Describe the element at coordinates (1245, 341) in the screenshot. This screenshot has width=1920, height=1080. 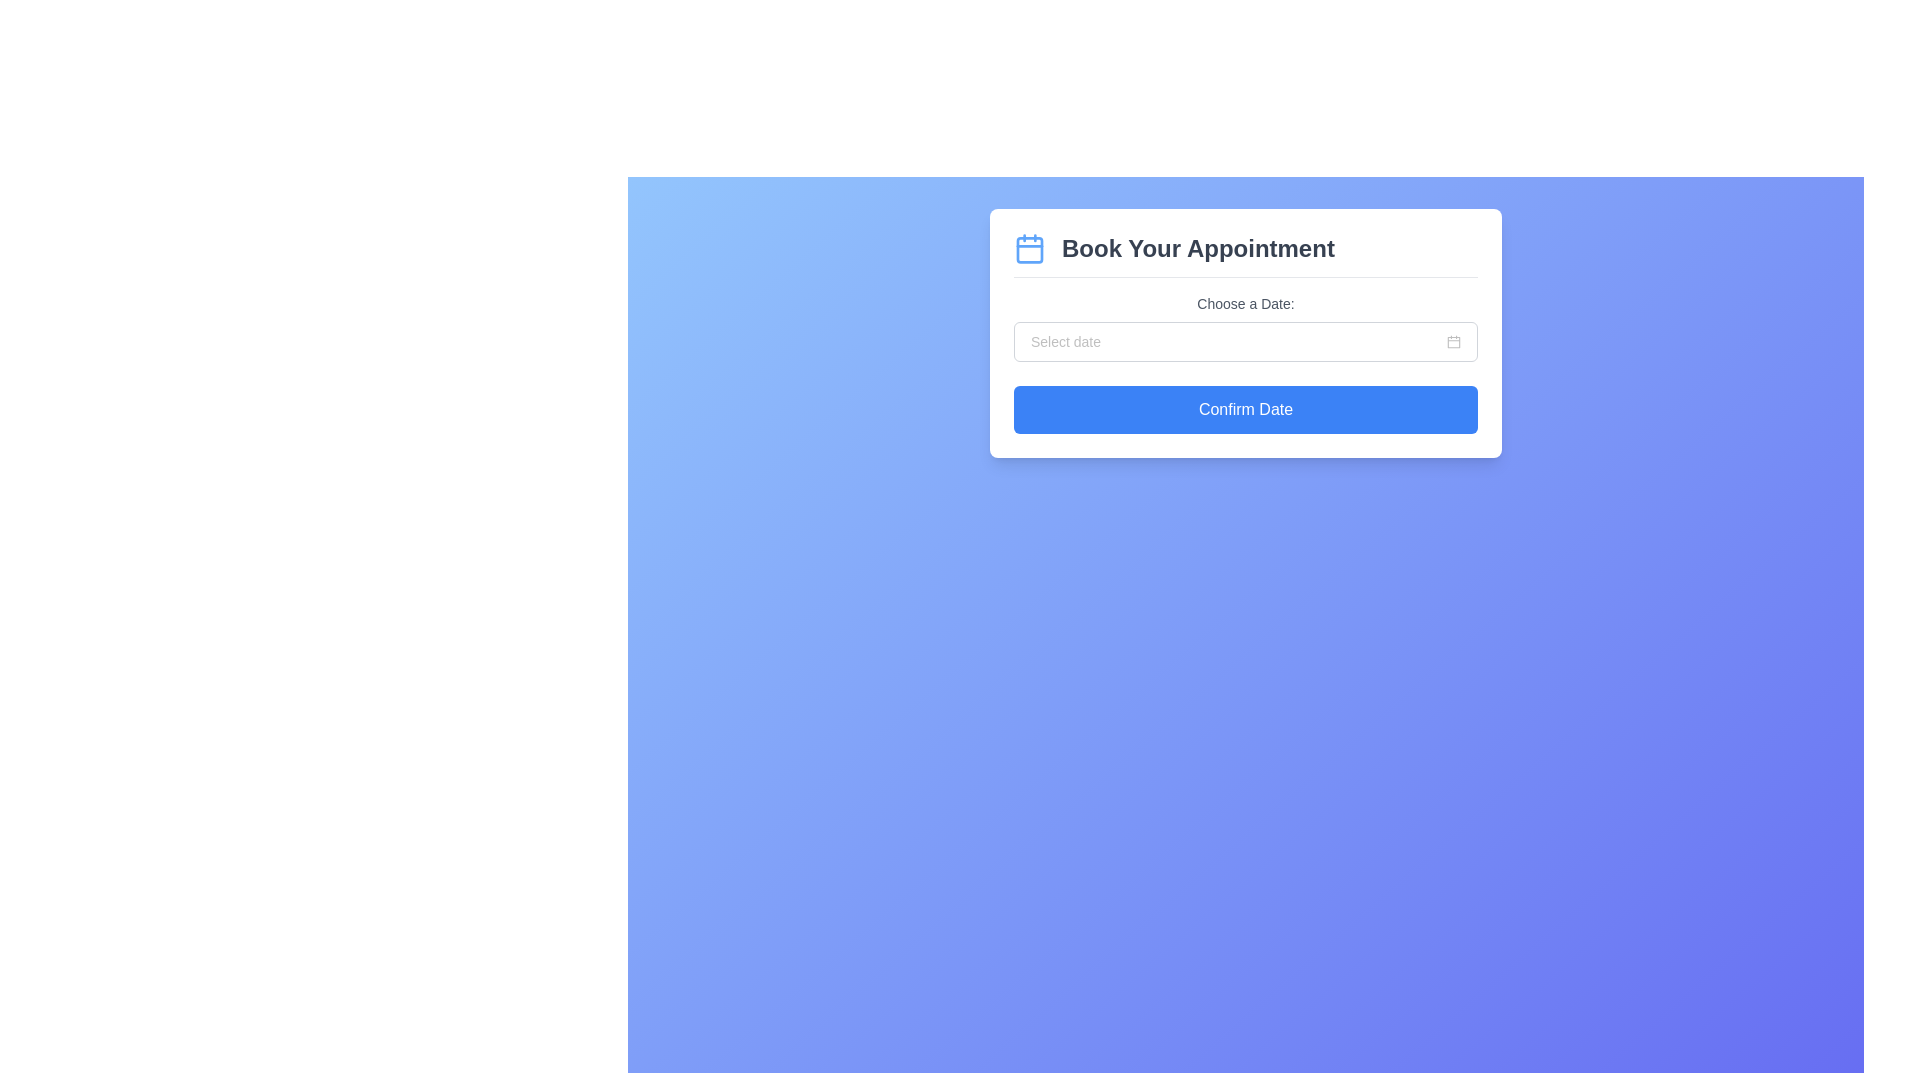
I see `the date picker input field with placeholder text 'Select date' located in the card modal titled 'Book Your Appointment' to input a date manually` at that location.